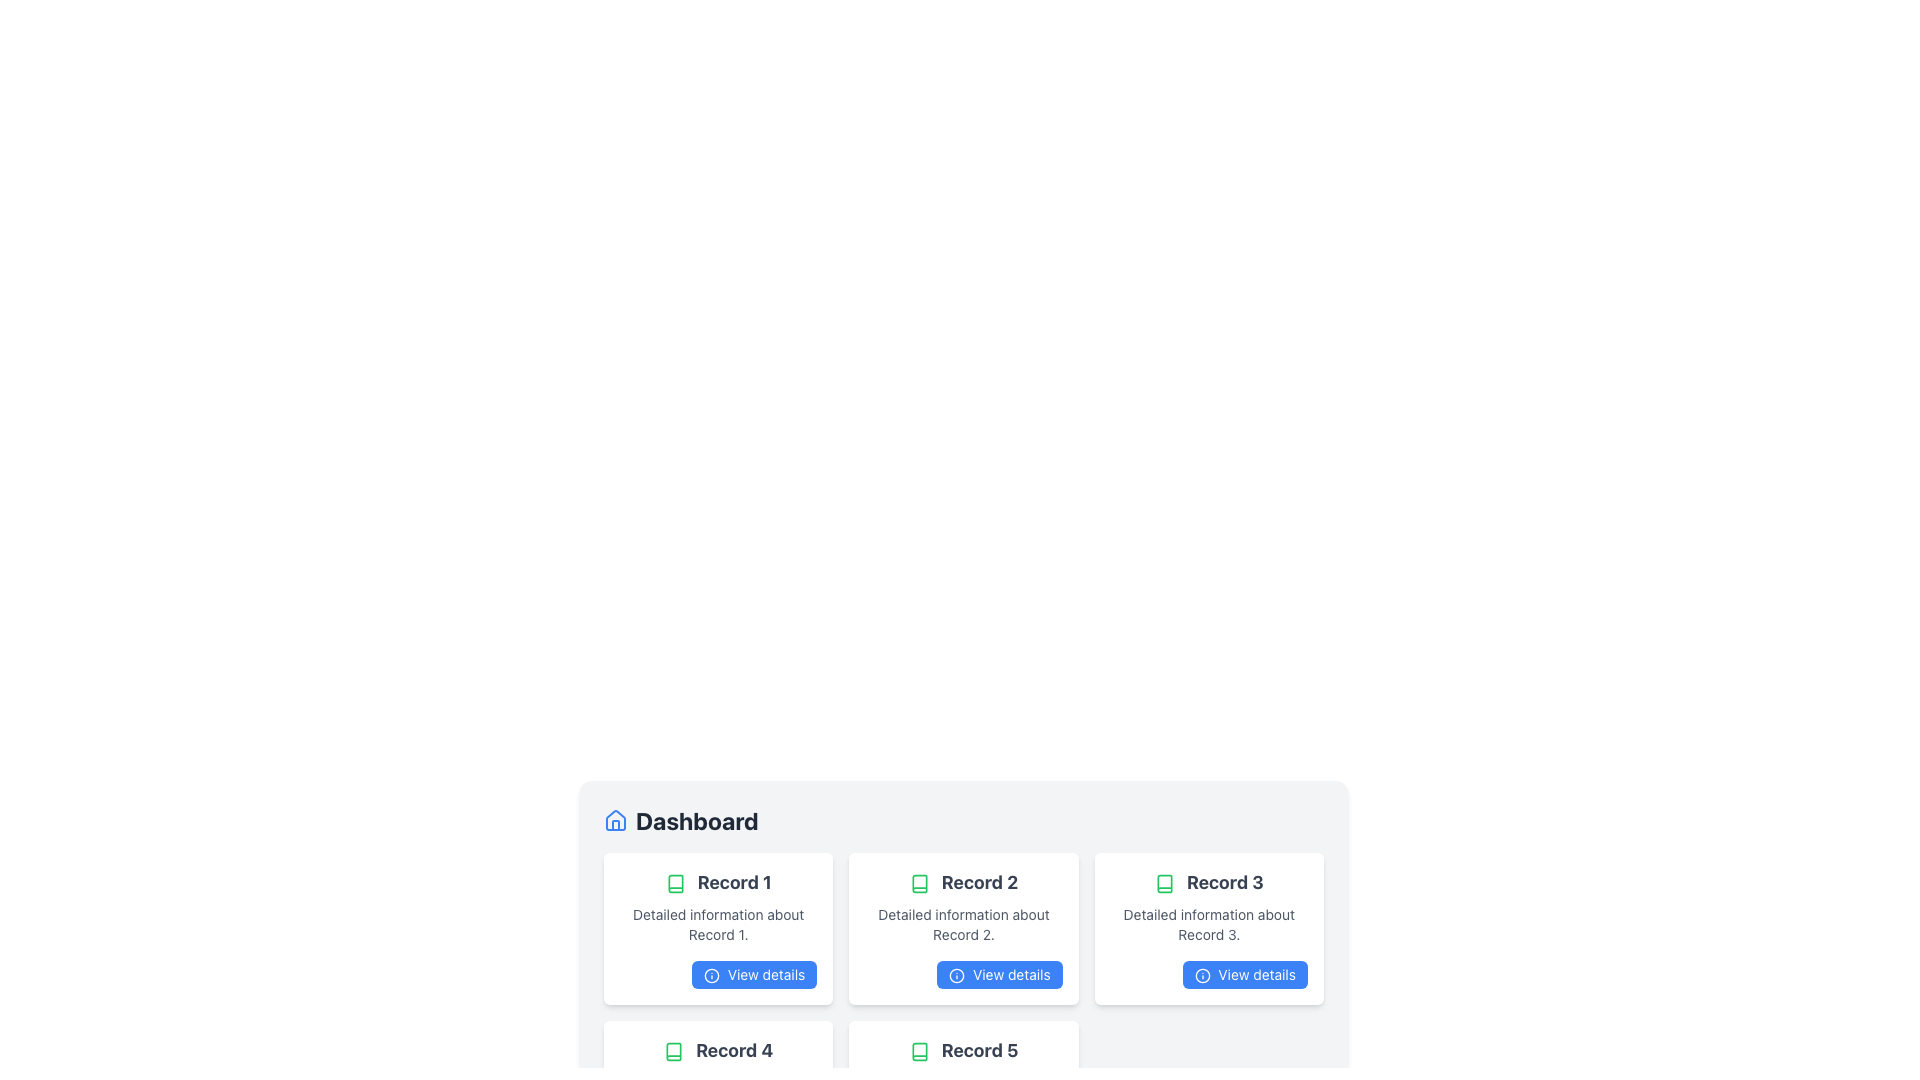  What do you see at coordinates (956, 975) in the screenshot?
I see `the icon representing additional information located to the left of the 'View details' button for 'Record 3'` at bounding box center [956, 975].